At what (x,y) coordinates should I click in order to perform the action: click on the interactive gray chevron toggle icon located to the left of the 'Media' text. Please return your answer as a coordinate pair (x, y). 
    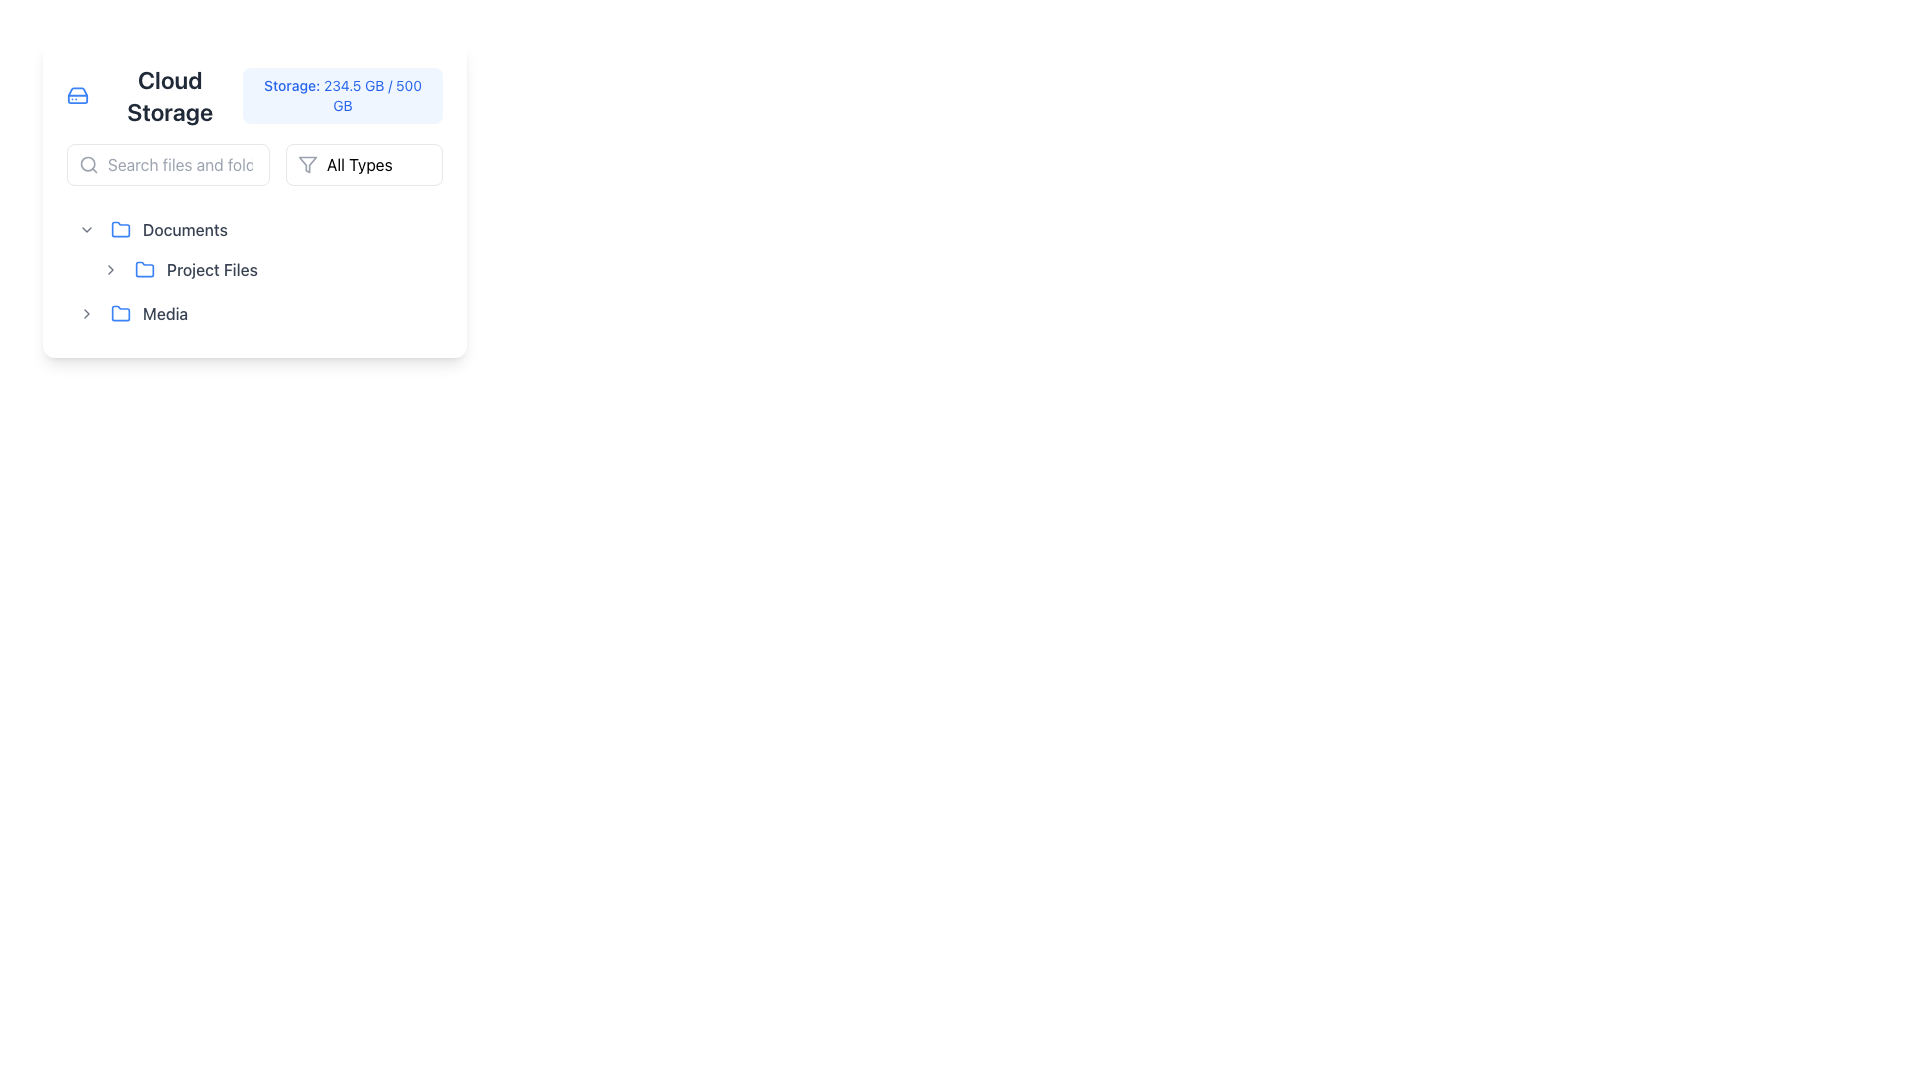
    Looking at the image, I should click on (85, 313).